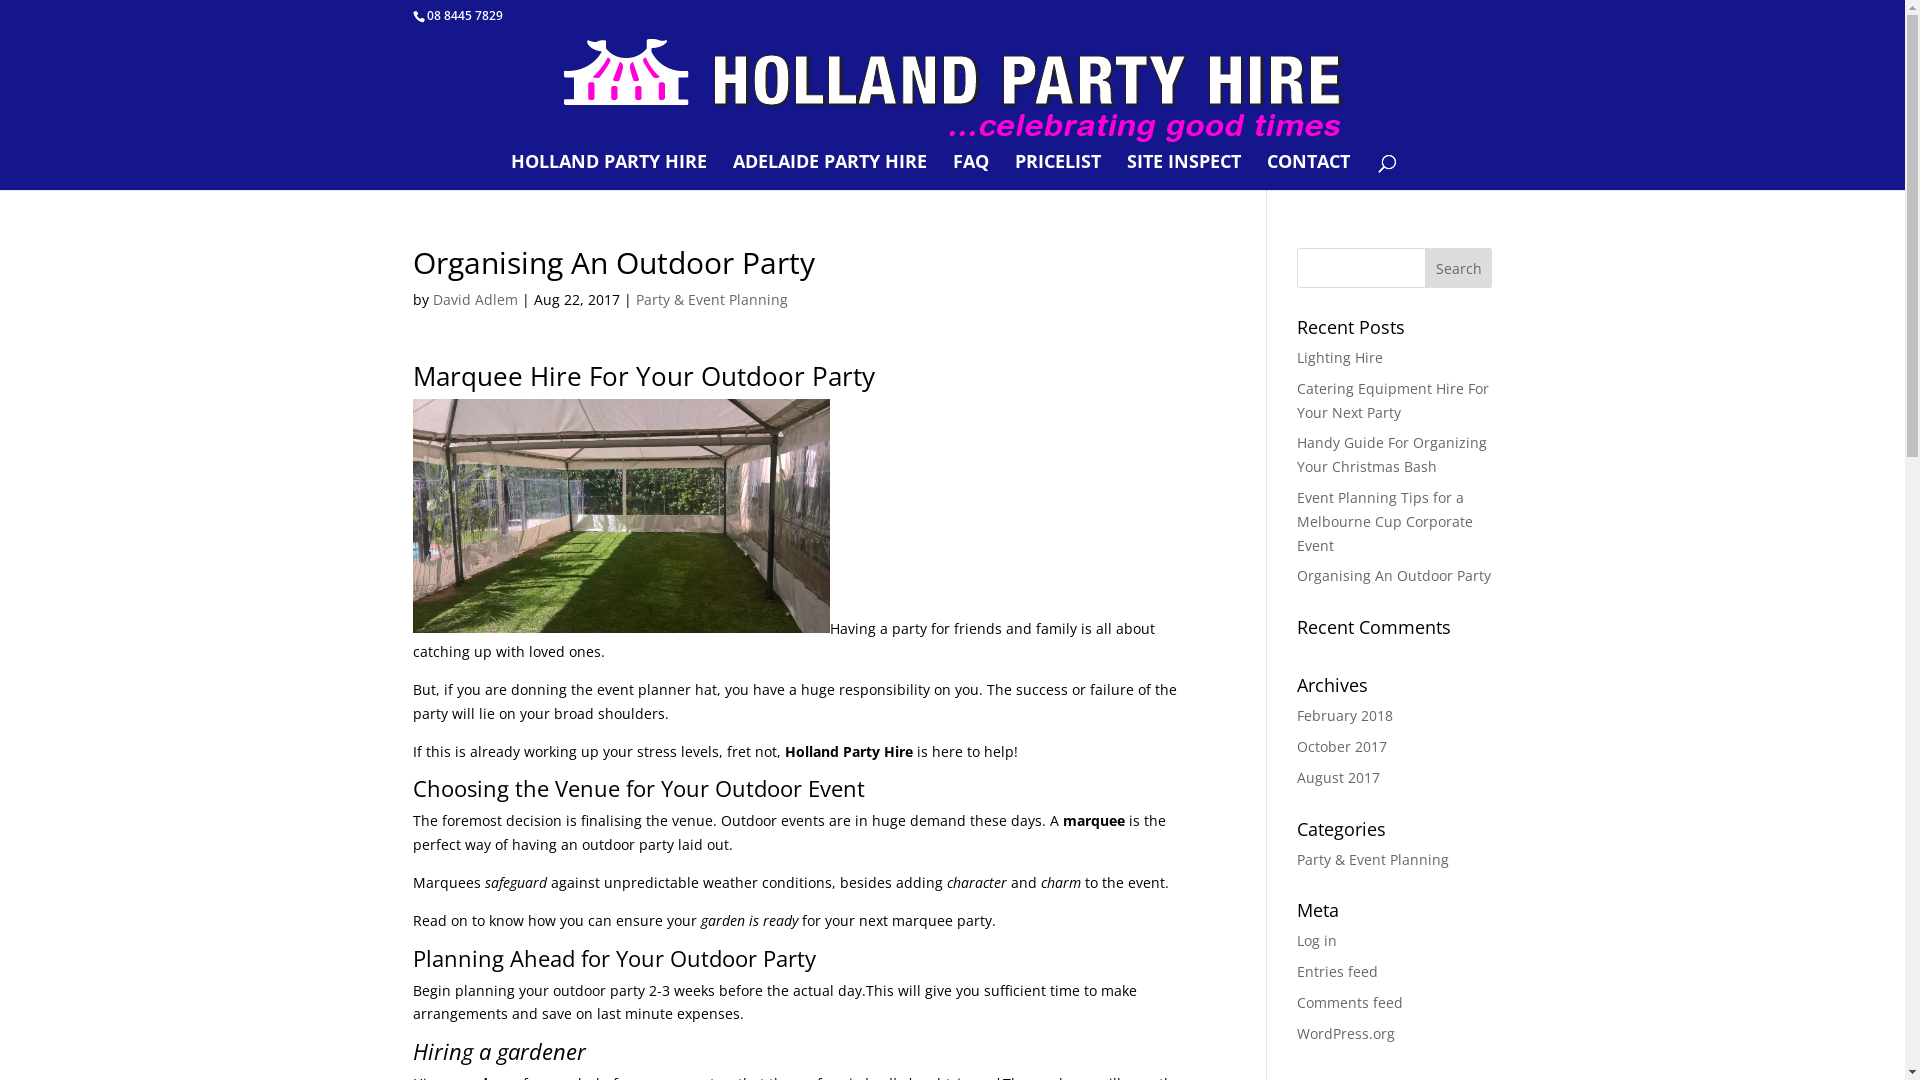  What do you see at coordinates (473, 299) in the screenshot?
I see `'David Adlem'` at bounding box center [473, 299].